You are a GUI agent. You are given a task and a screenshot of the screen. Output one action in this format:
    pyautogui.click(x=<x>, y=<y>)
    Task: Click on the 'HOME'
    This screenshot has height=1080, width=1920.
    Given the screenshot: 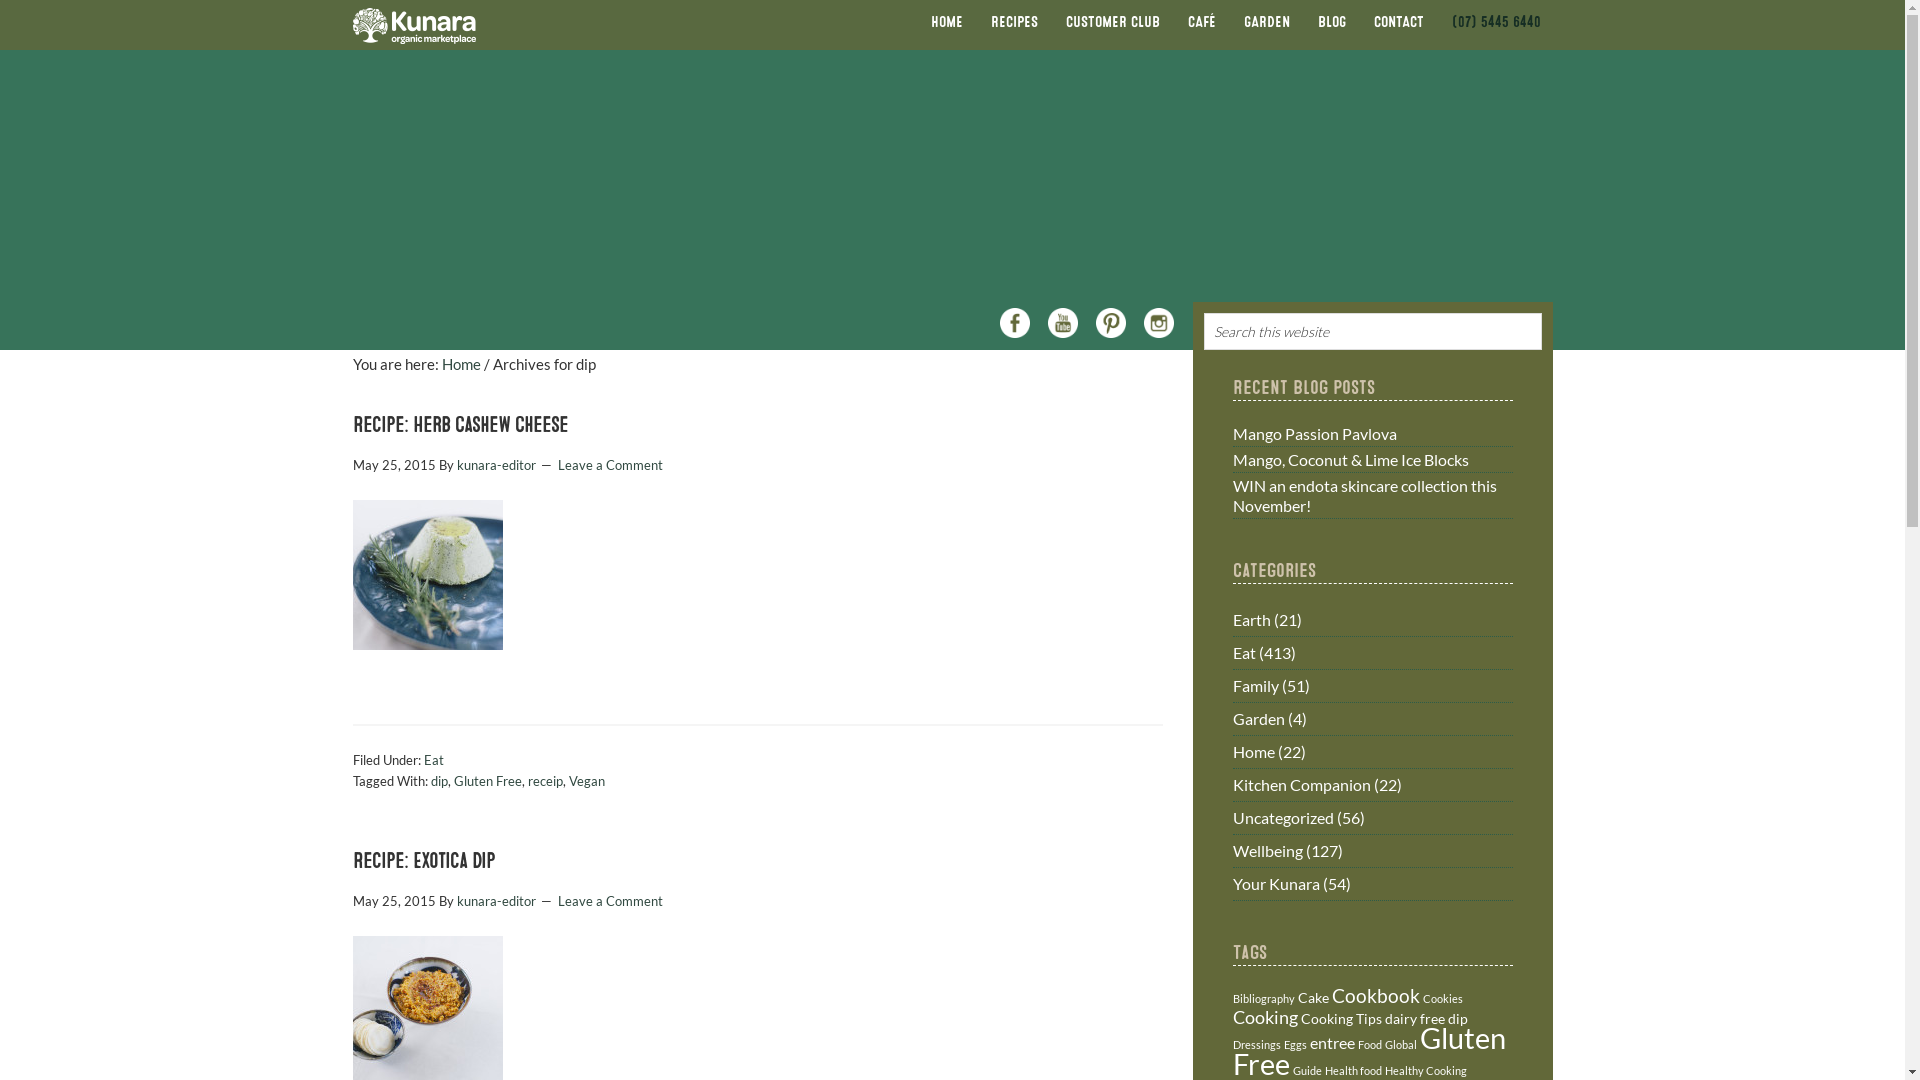 What is the action you would take?
    pyautogui.click(x=944, y=22)
    